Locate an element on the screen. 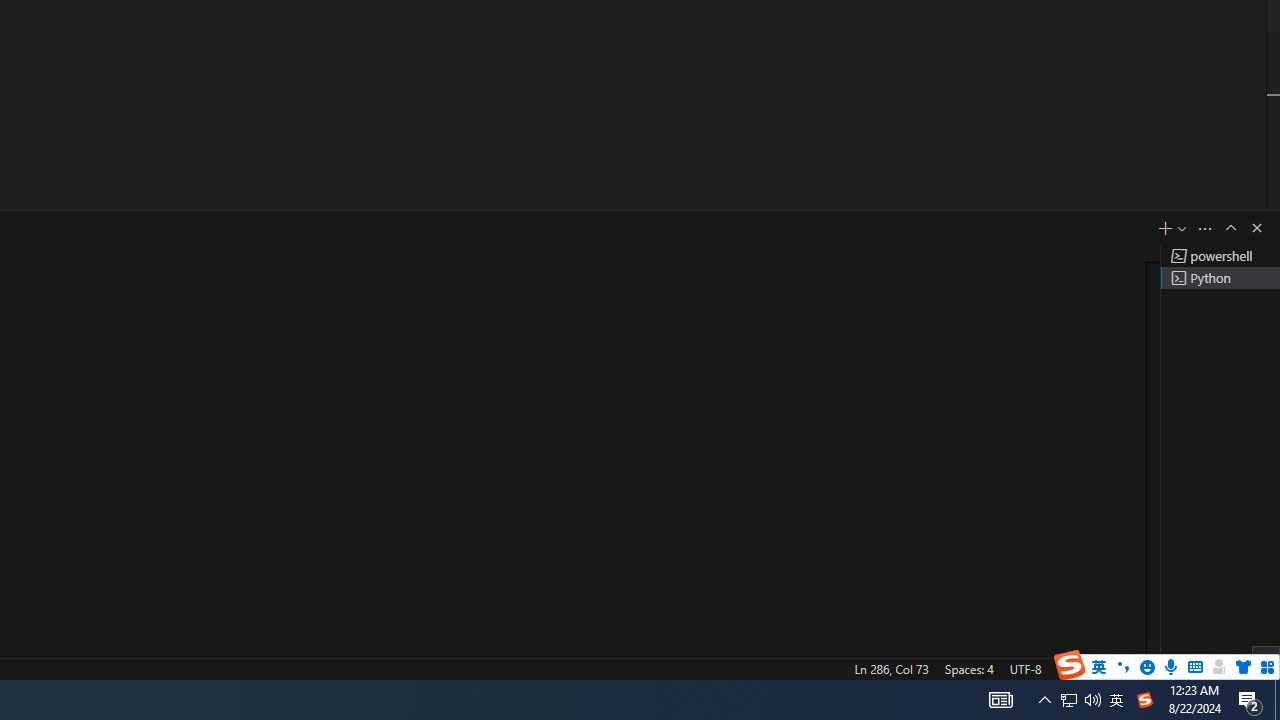  'Spaces: 4' is located at coordinates (968, 668).